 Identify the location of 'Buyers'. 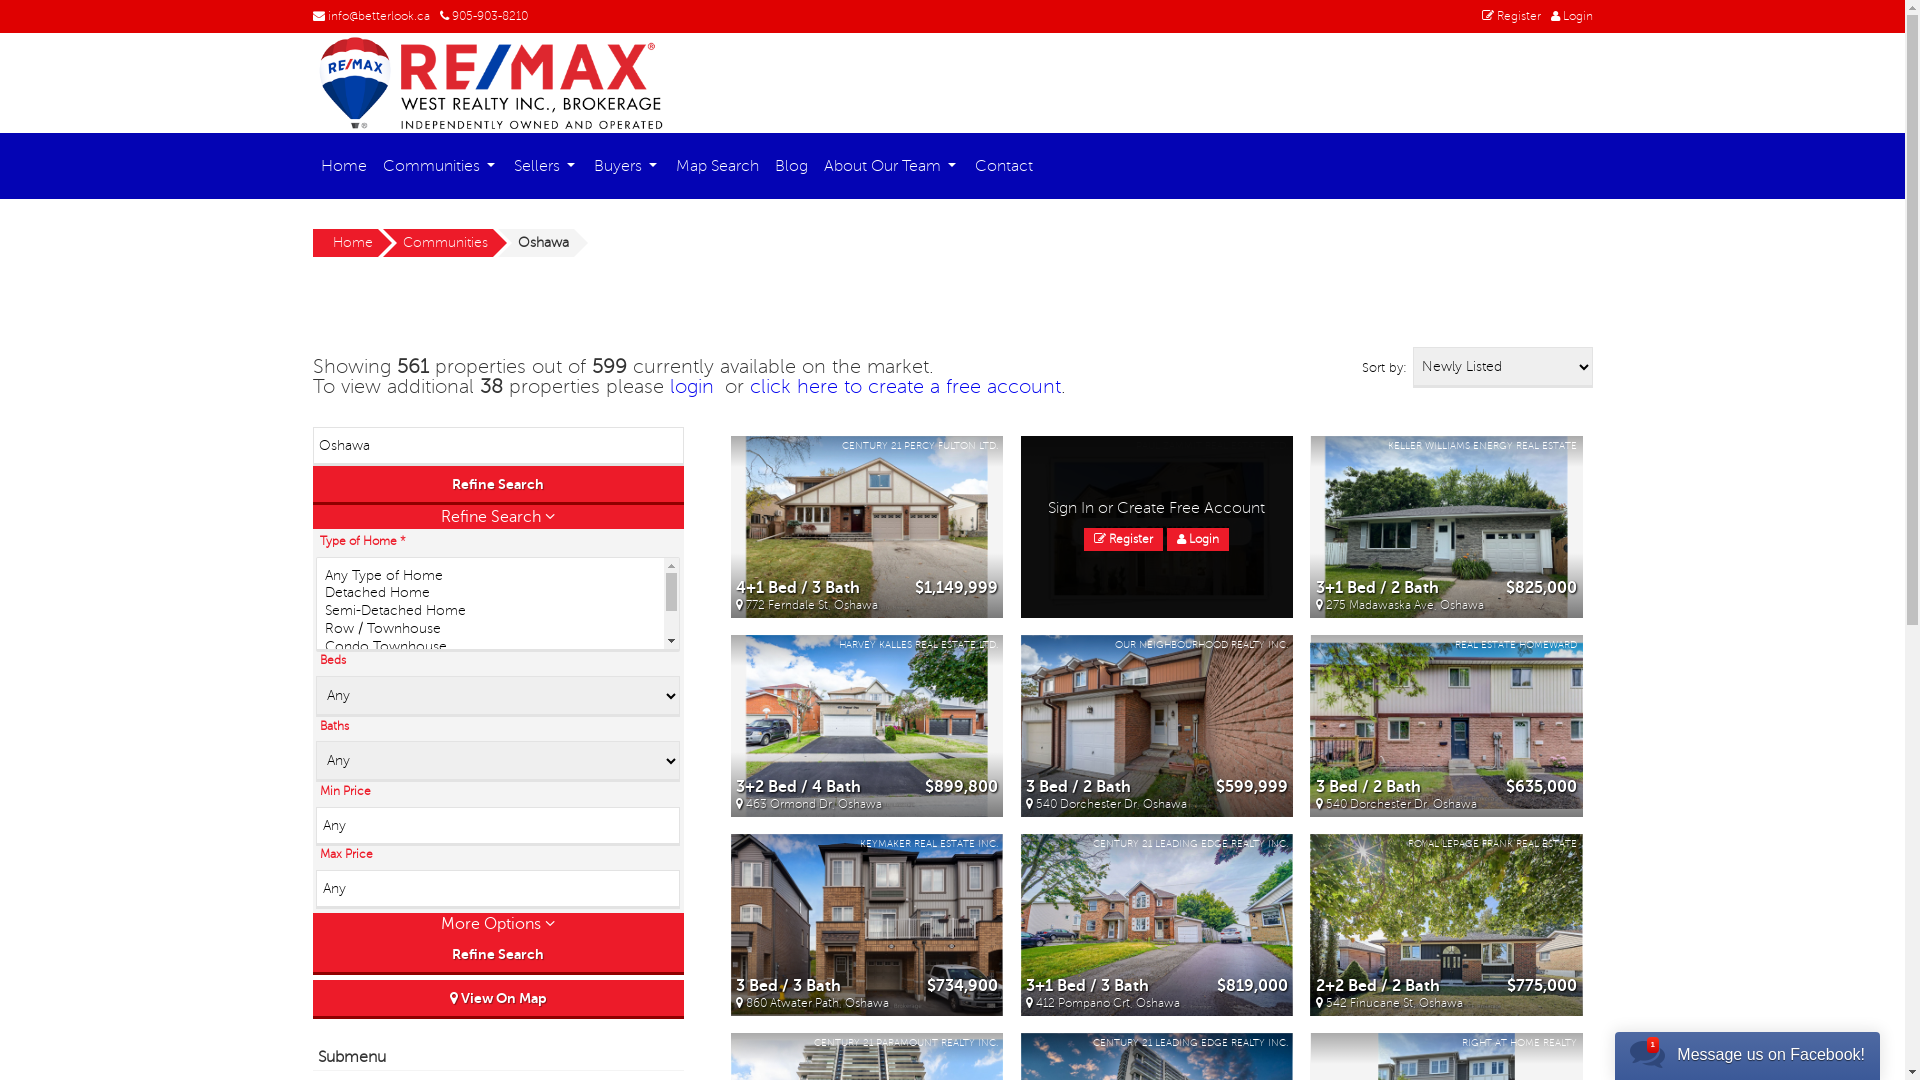
(626, 164).